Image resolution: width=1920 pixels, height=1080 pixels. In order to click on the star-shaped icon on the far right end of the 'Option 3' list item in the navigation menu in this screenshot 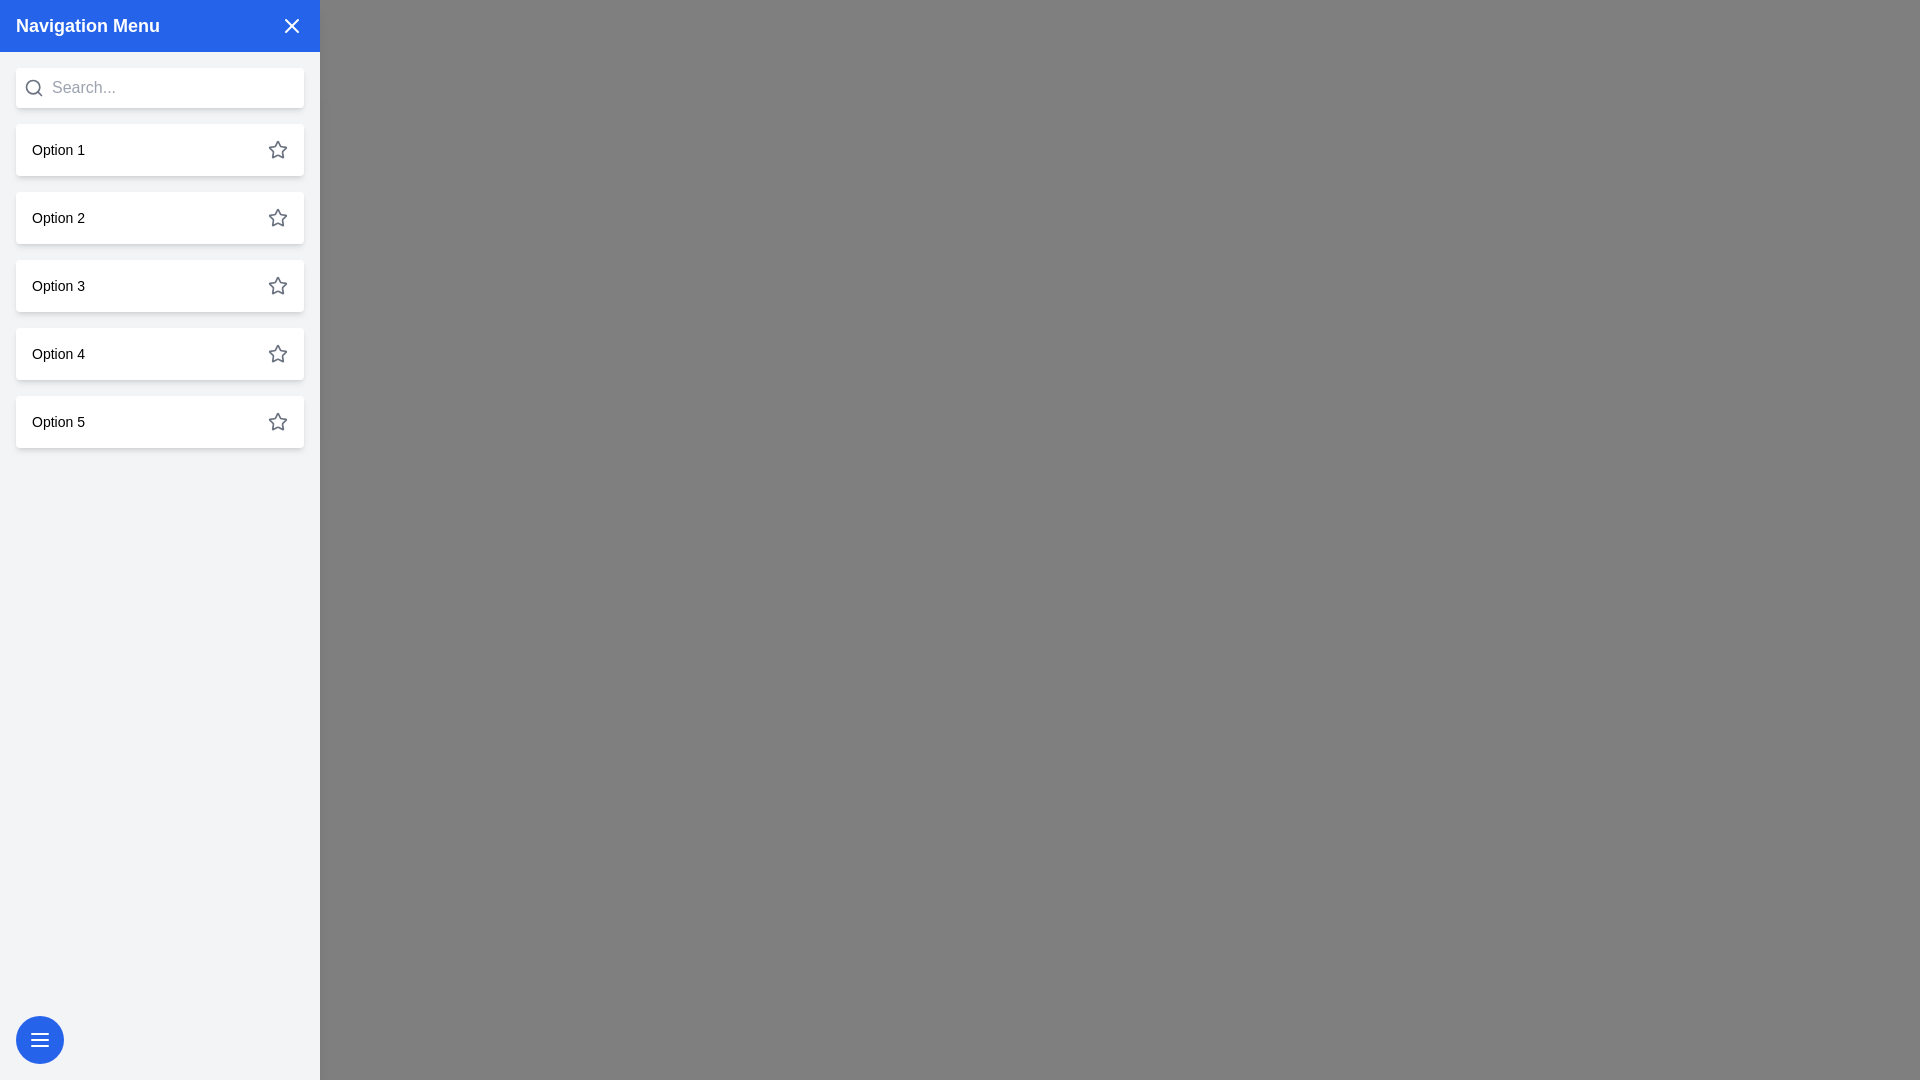, I will do `click(277, 285)`.